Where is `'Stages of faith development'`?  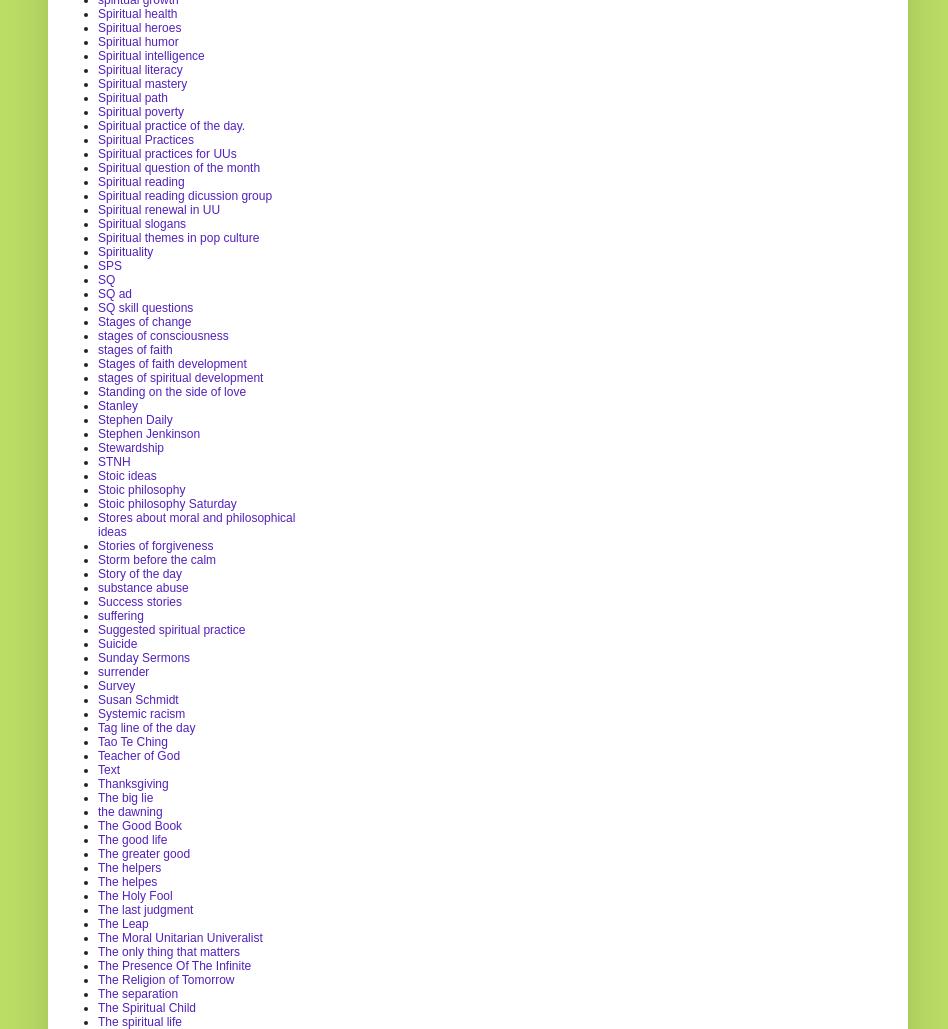 'Stages of faith development' is located at coordinates (170, 363).